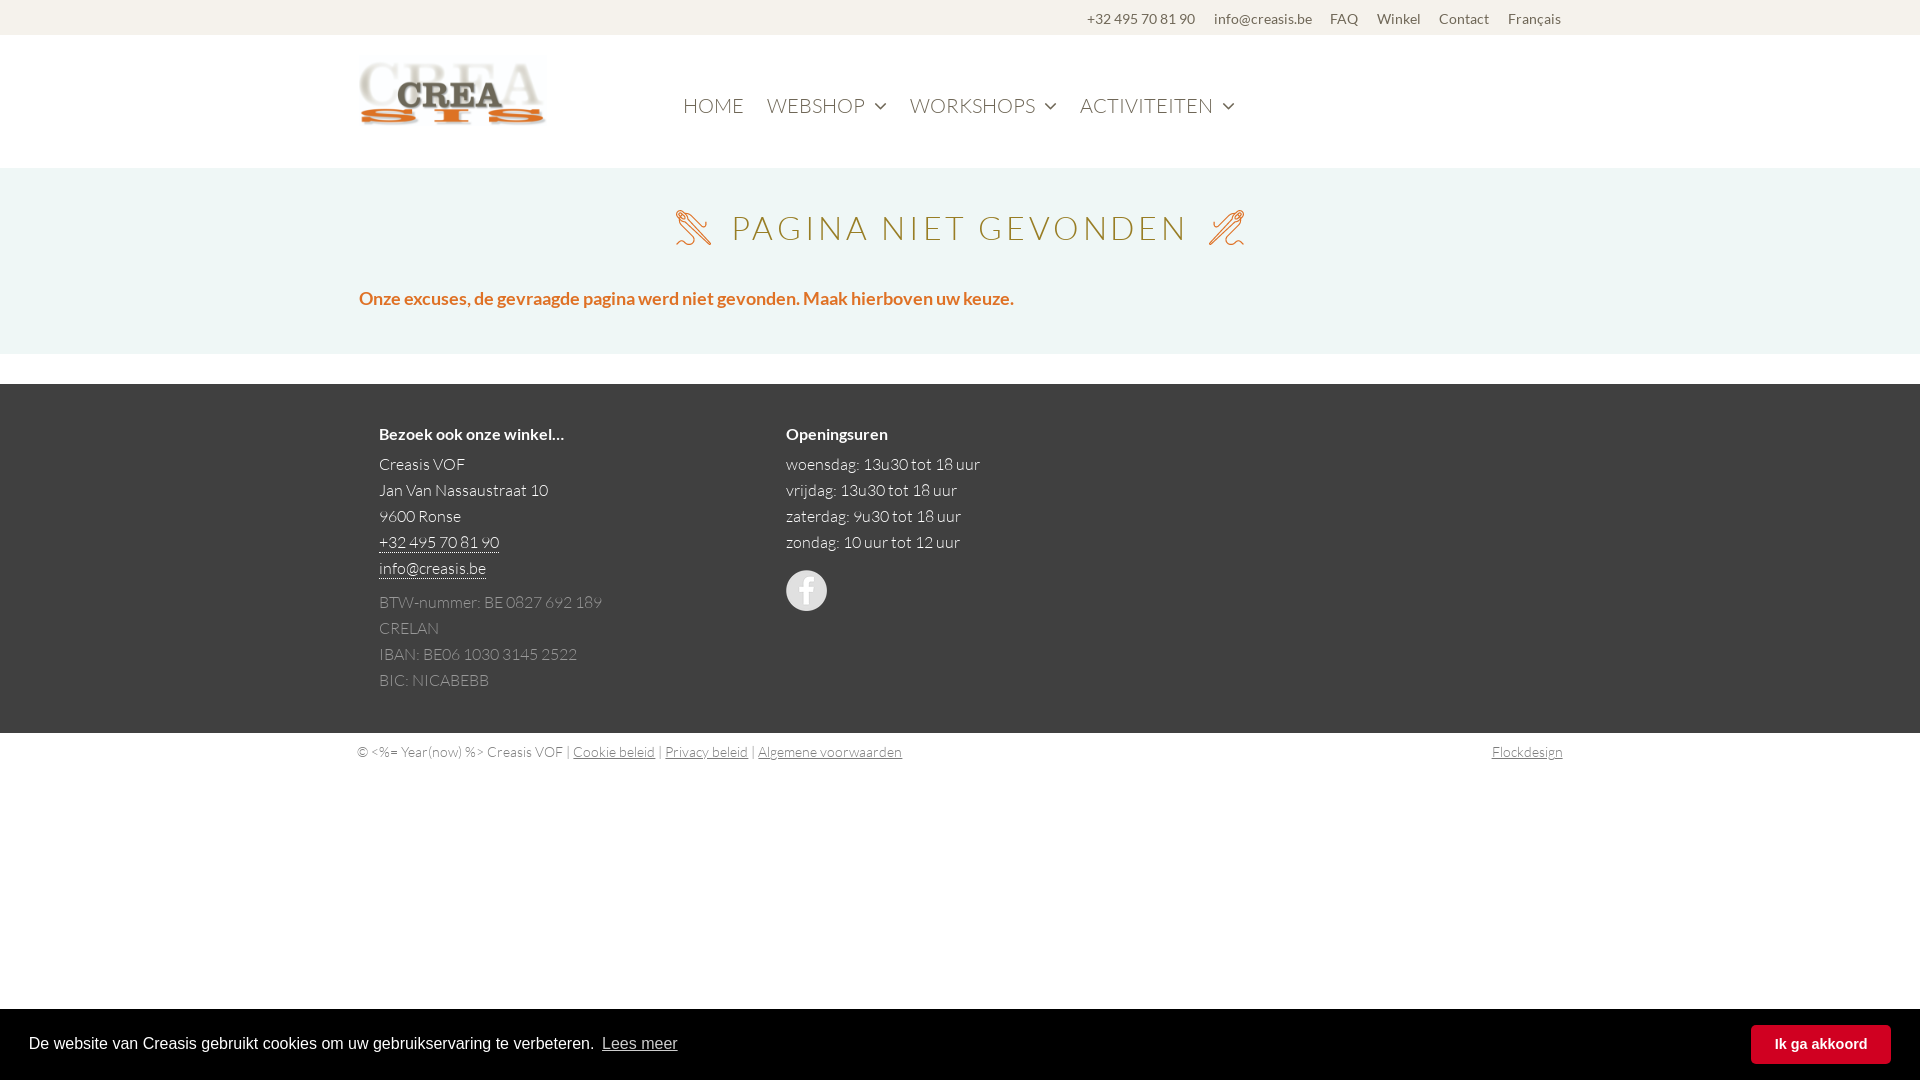 The height and width of the screenshot is (1080, 1920). What do you see at coordinates (1526, 751) in the screenshot?
I see `'Flockdesign'` at bounding box center [1526, 751].